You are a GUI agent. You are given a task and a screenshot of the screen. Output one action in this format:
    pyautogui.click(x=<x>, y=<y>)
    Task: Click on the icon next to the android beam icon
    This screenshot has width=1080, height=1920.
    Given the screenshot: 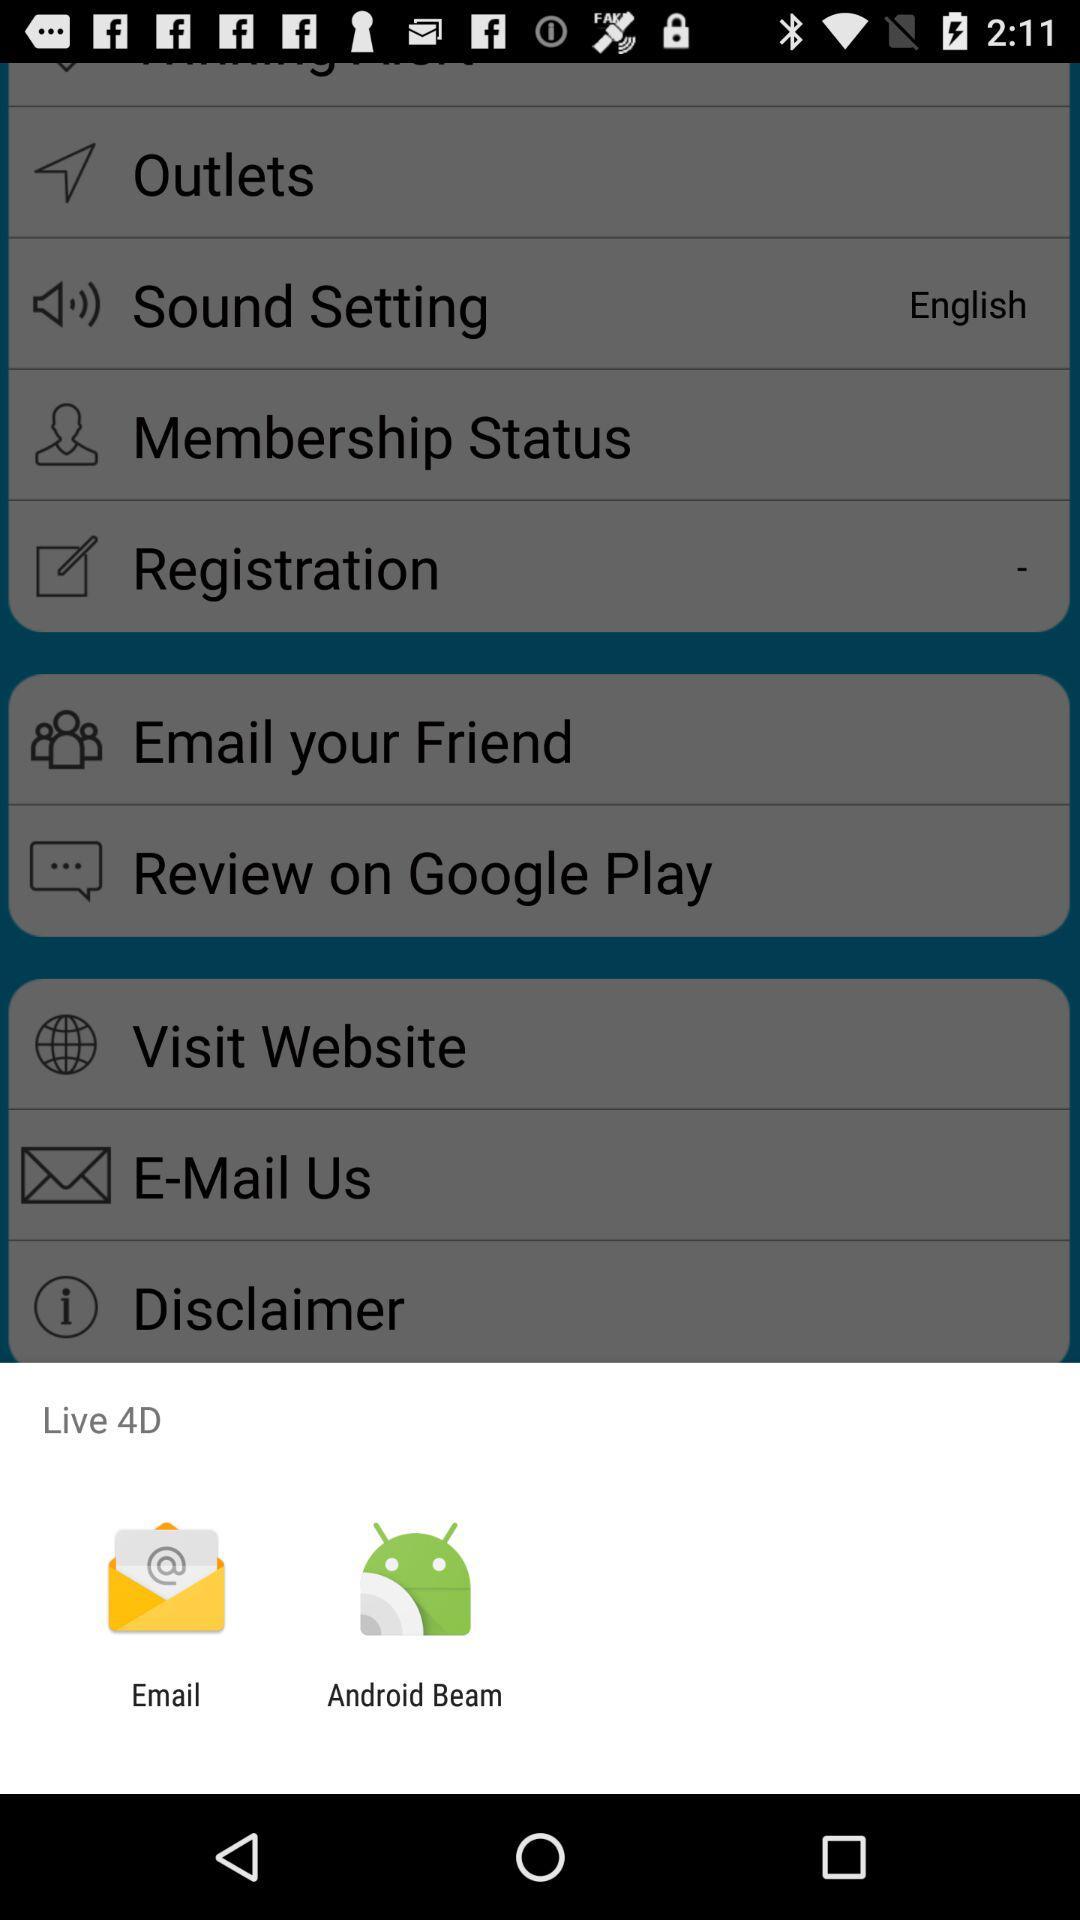 What is the action you would take?
    pyautogui.click(x=165, y=1711)
    